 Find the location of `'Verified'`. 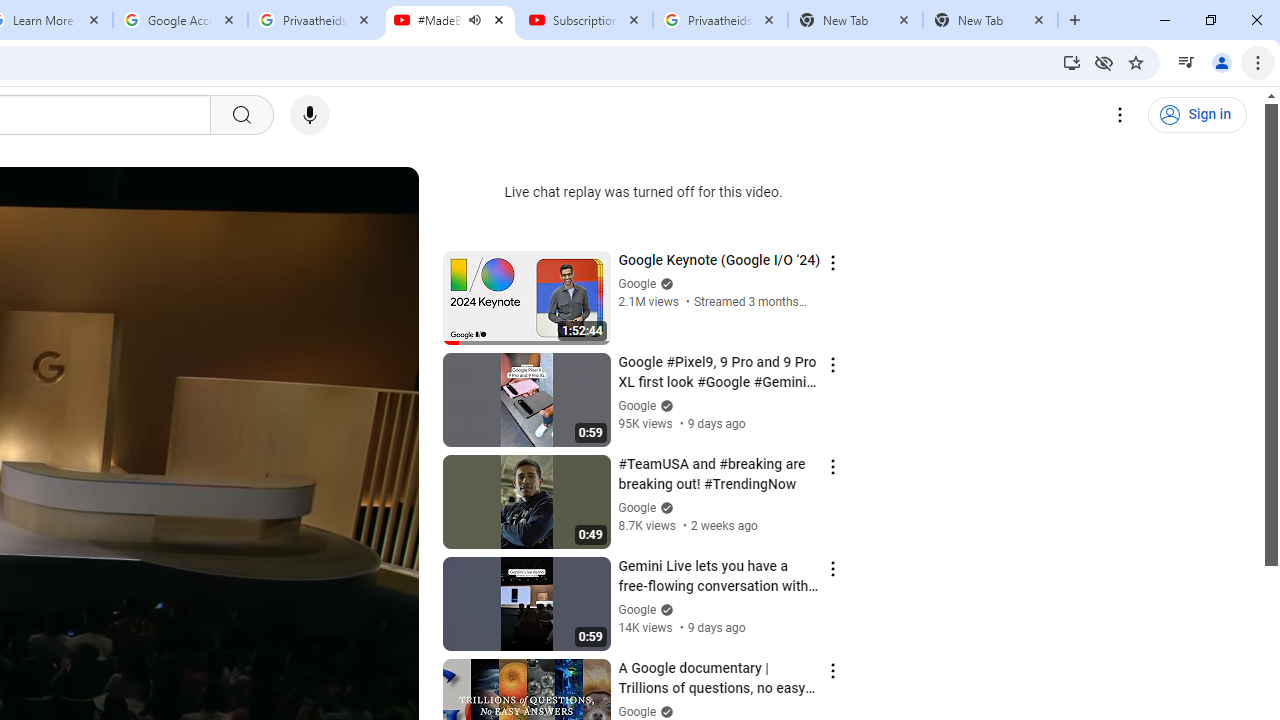

'Verified' is located at coordinates (664, 710).